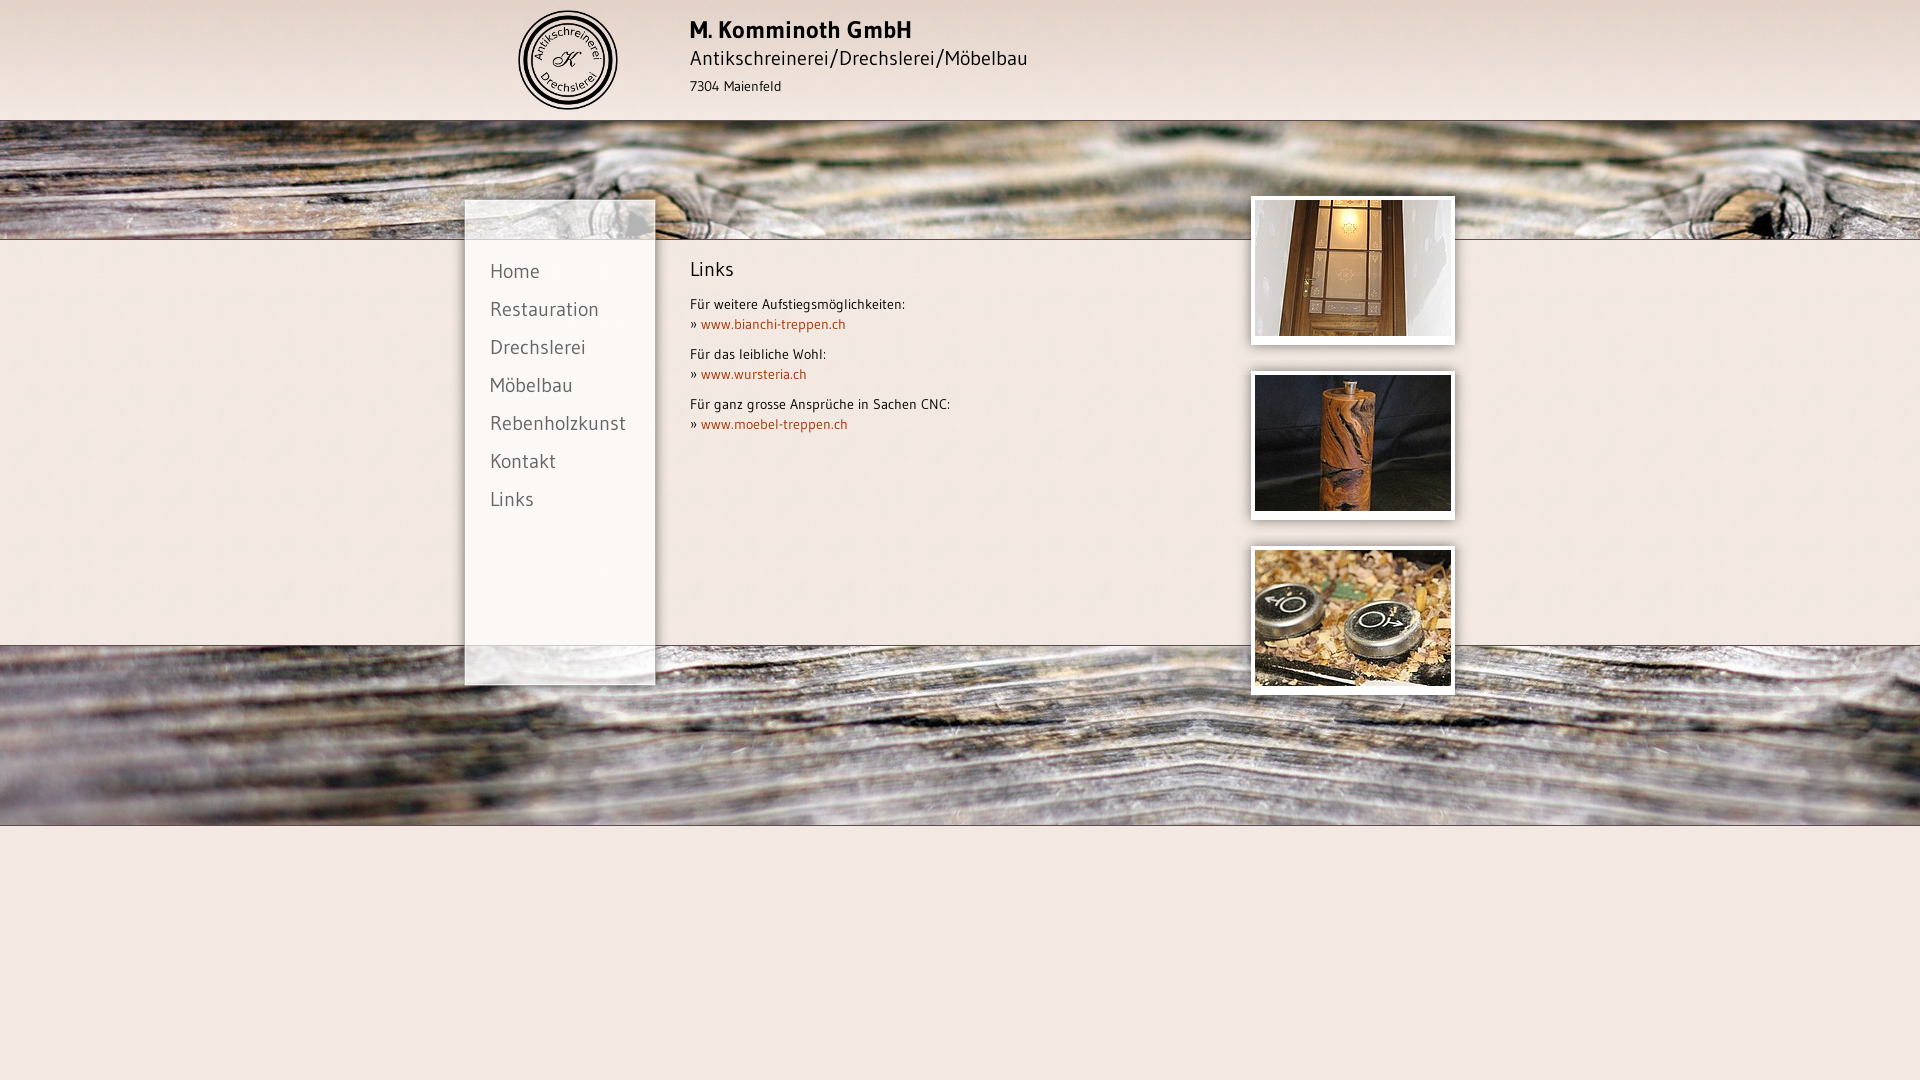  I want to click on 'Rebenholzkunst', so click(560, 422).